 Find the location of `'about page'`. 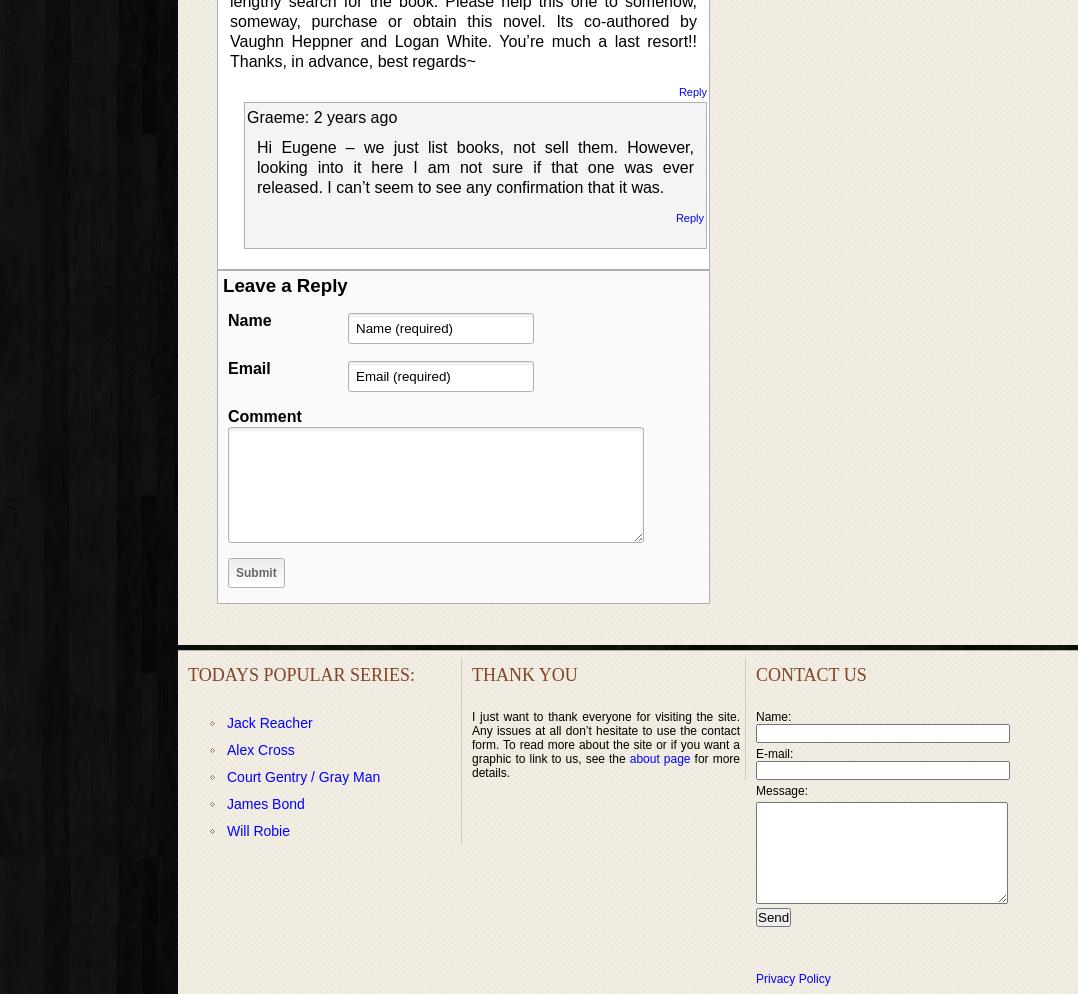

'about page' is located at coordinates (659, 758).